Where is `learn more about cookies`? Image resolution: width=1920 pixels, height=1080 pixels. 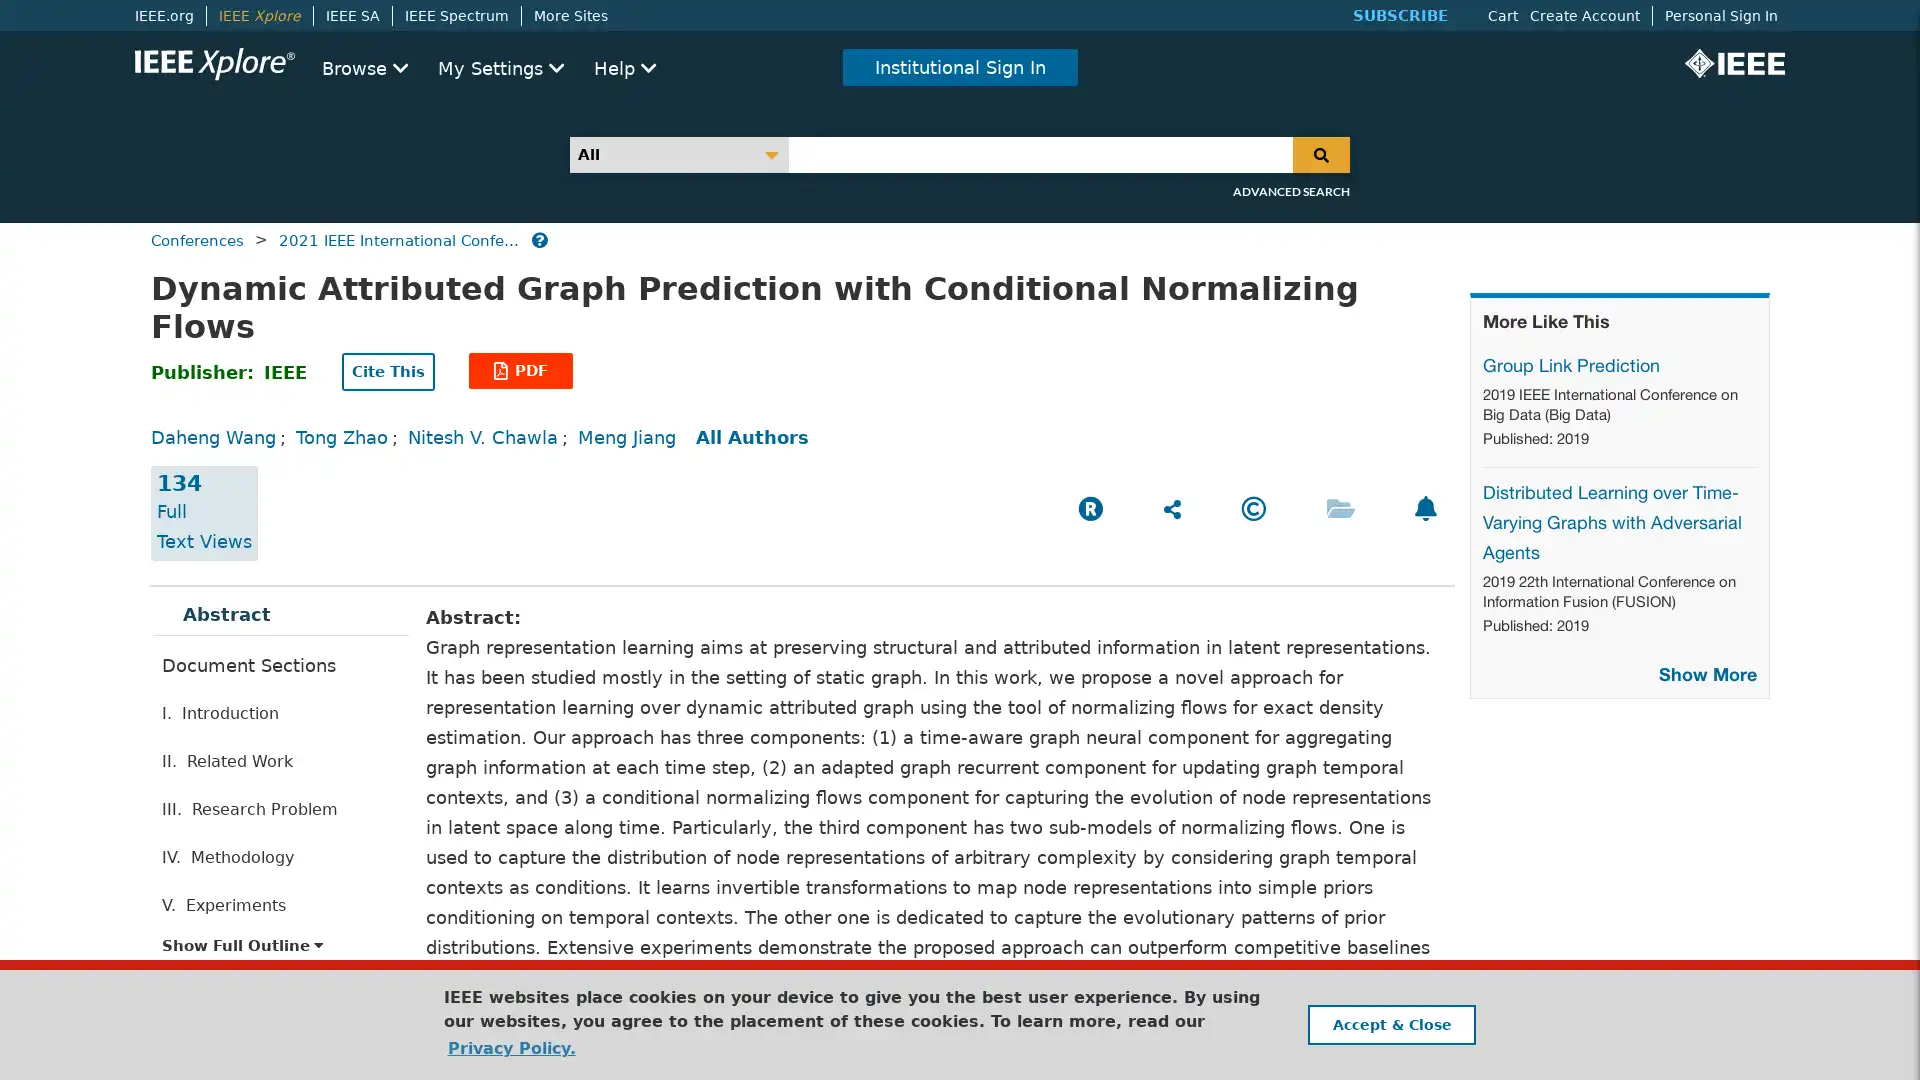
learn more about cookies is located at coordinates (510, 1047).